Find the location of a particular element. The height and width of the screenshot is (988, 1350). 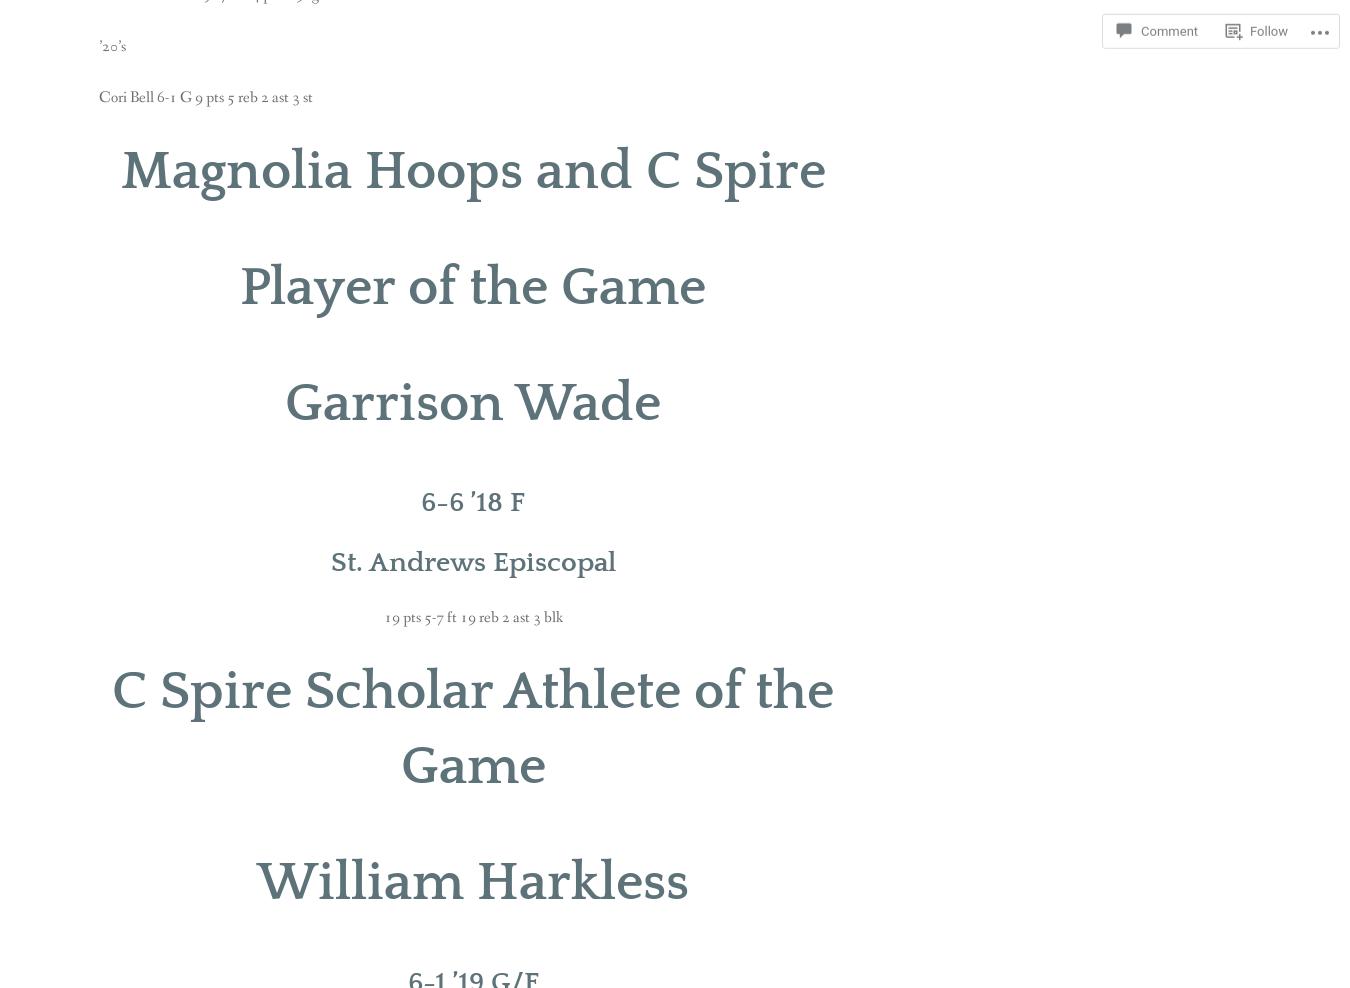

'Player of the Game' is located at coordinates (472, 287).